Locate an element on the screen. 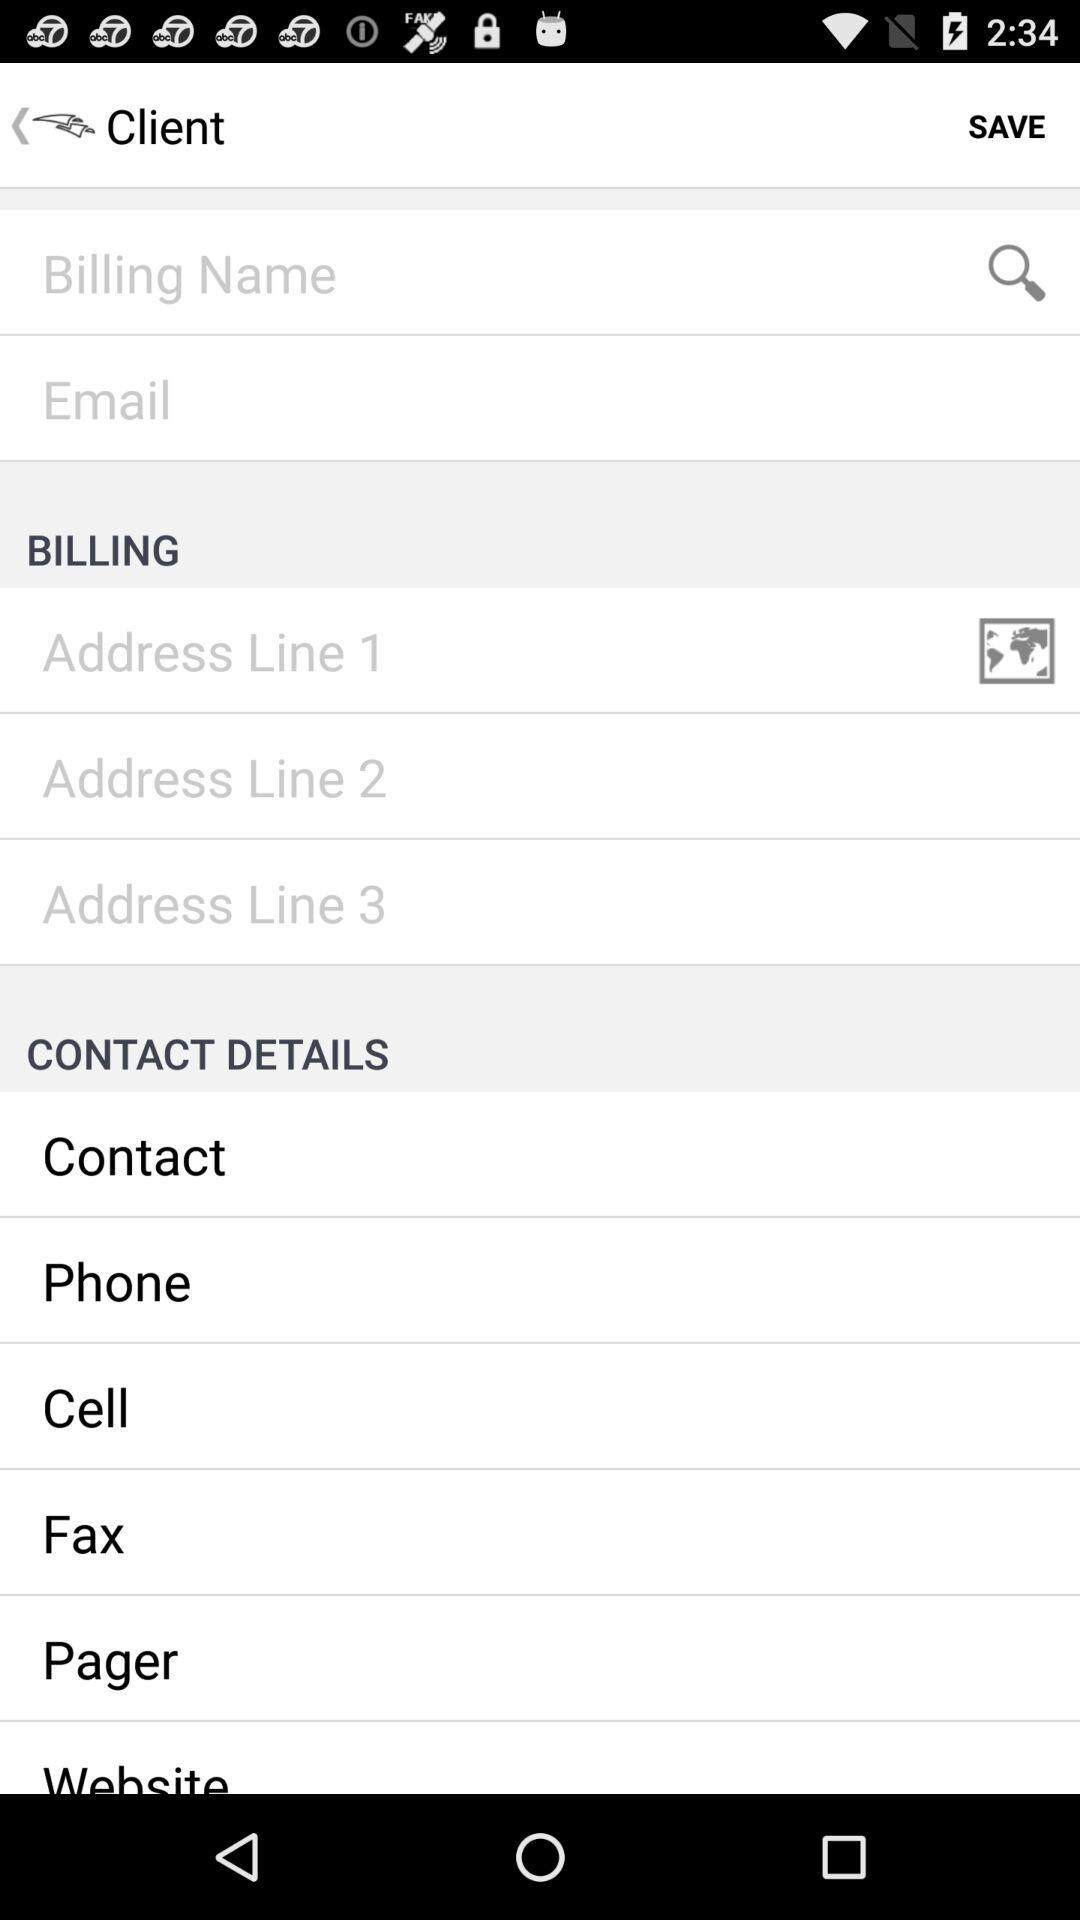 This screenshot has width=1080, height=1920. opens a link to the contact details for cell phone is located at coordinates (540, 1405).